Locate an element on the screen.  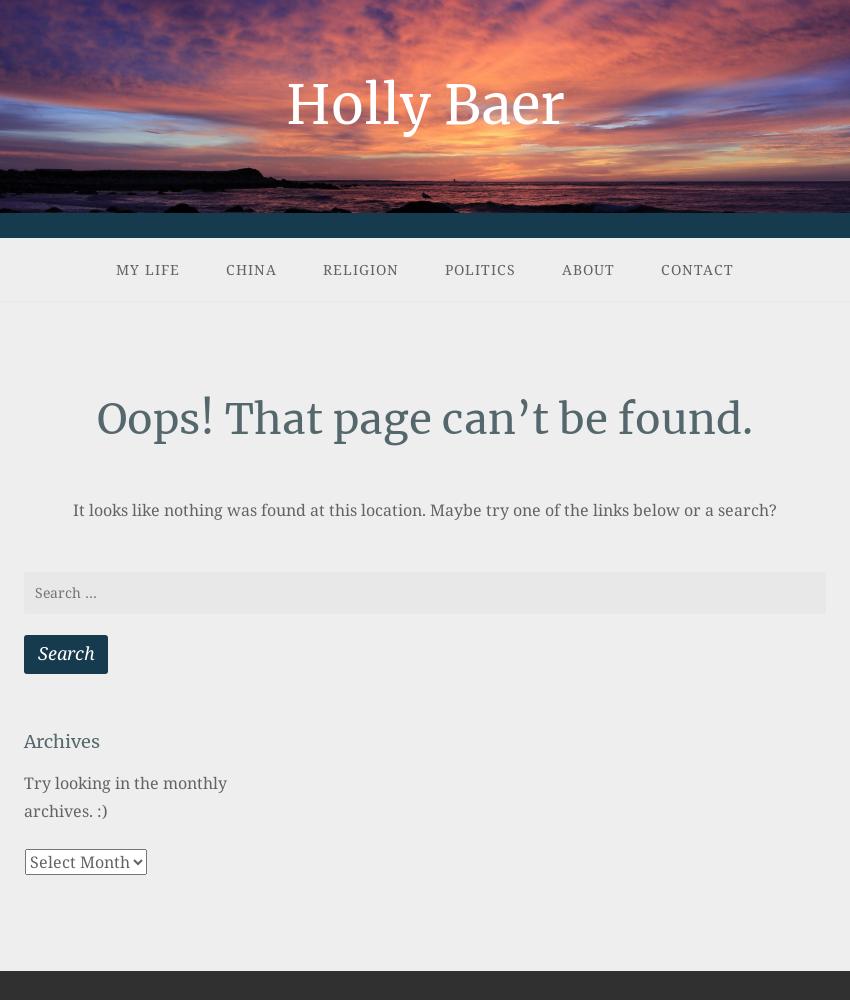
'It looks like nothing was found at this location. Maybe try one of the links below or a search?' is located at coordinates (425, 509).